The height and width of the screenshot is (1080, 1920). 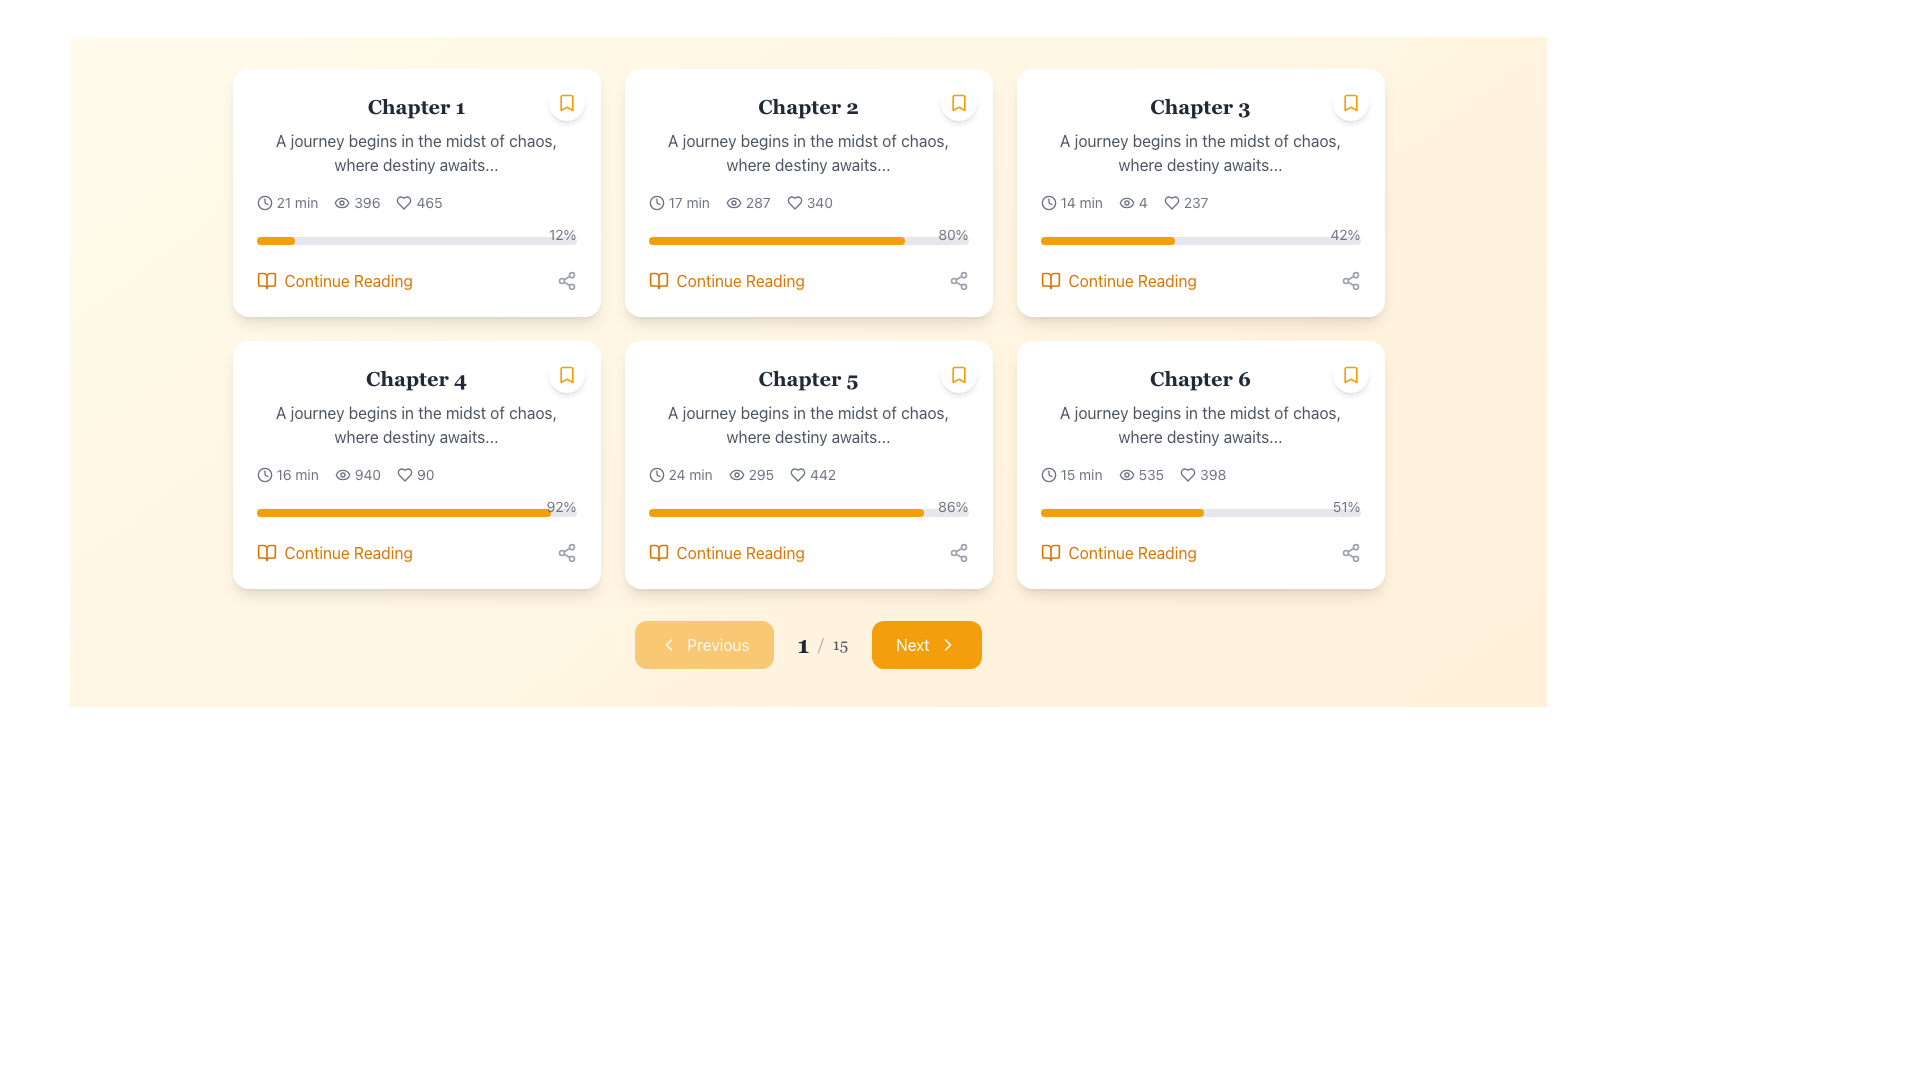 What do you see at coordinates (1200, 552) in the screenshot?
I see `the 'Continue Reading' button, which is styled in amber and located at the bottom of the Chapter 6 panel` at bounding box center [1200, 552].